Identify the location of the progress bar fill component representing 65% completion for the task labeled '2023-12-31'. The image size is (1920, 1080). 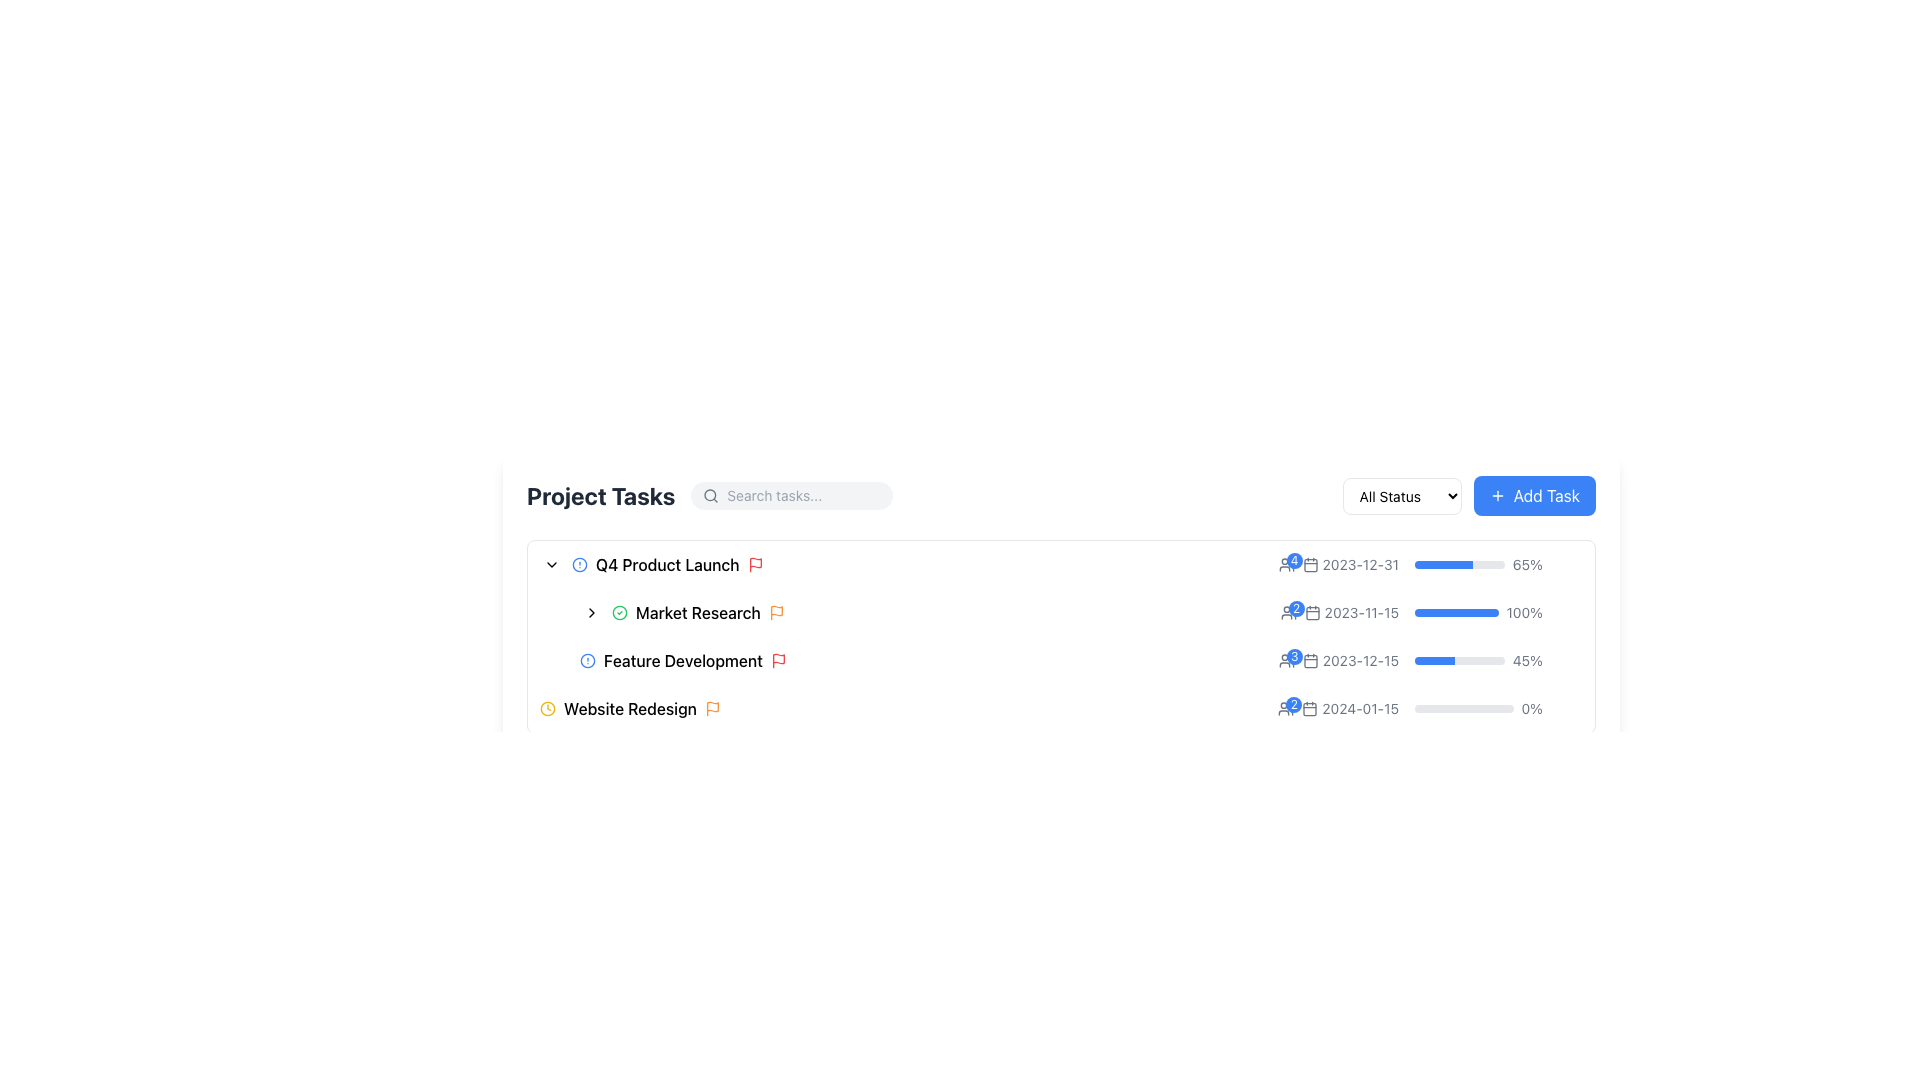
(1444, 564).